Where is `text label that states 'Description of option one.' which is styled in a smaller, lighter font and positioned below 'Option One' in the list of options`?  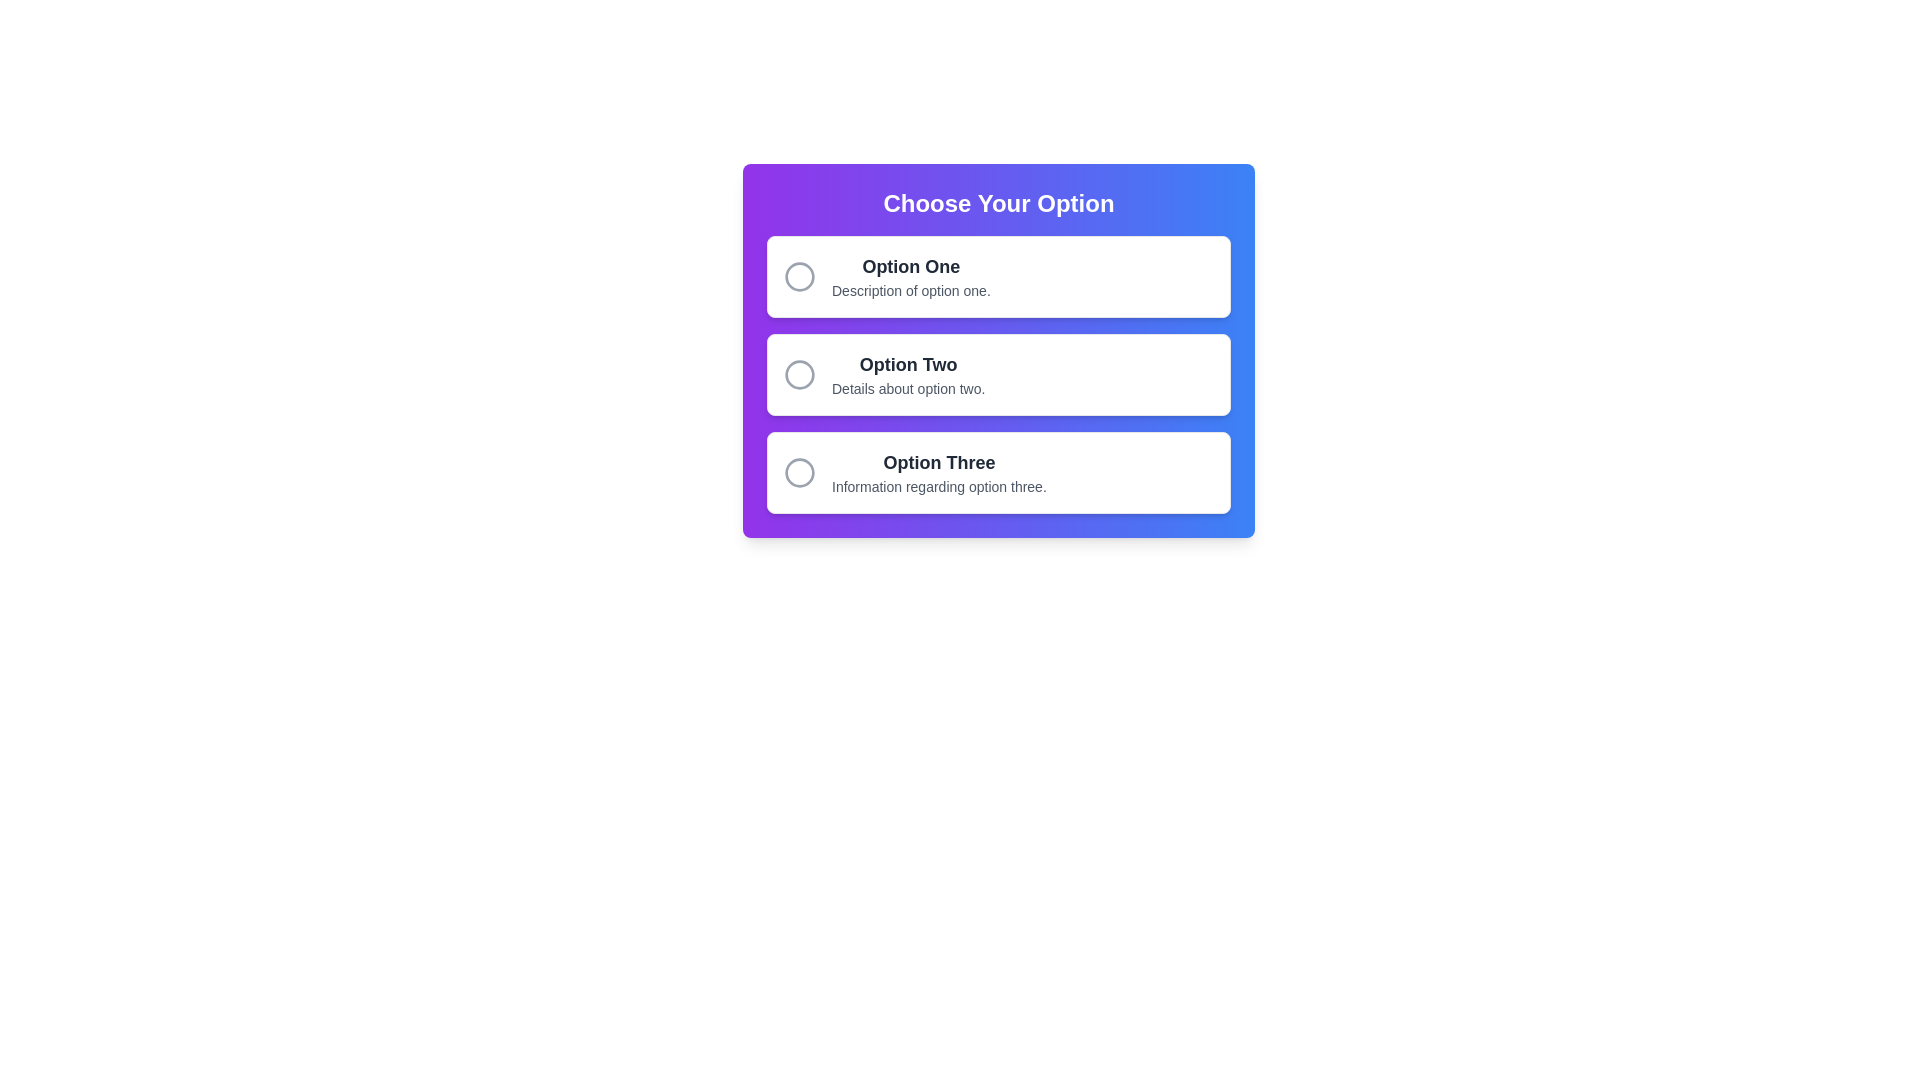 text label that states 'Description of option one.' which is styled in a smaller, lighter font and positioned below 'Option One' in the list of options is located at coordinates (910, 290).